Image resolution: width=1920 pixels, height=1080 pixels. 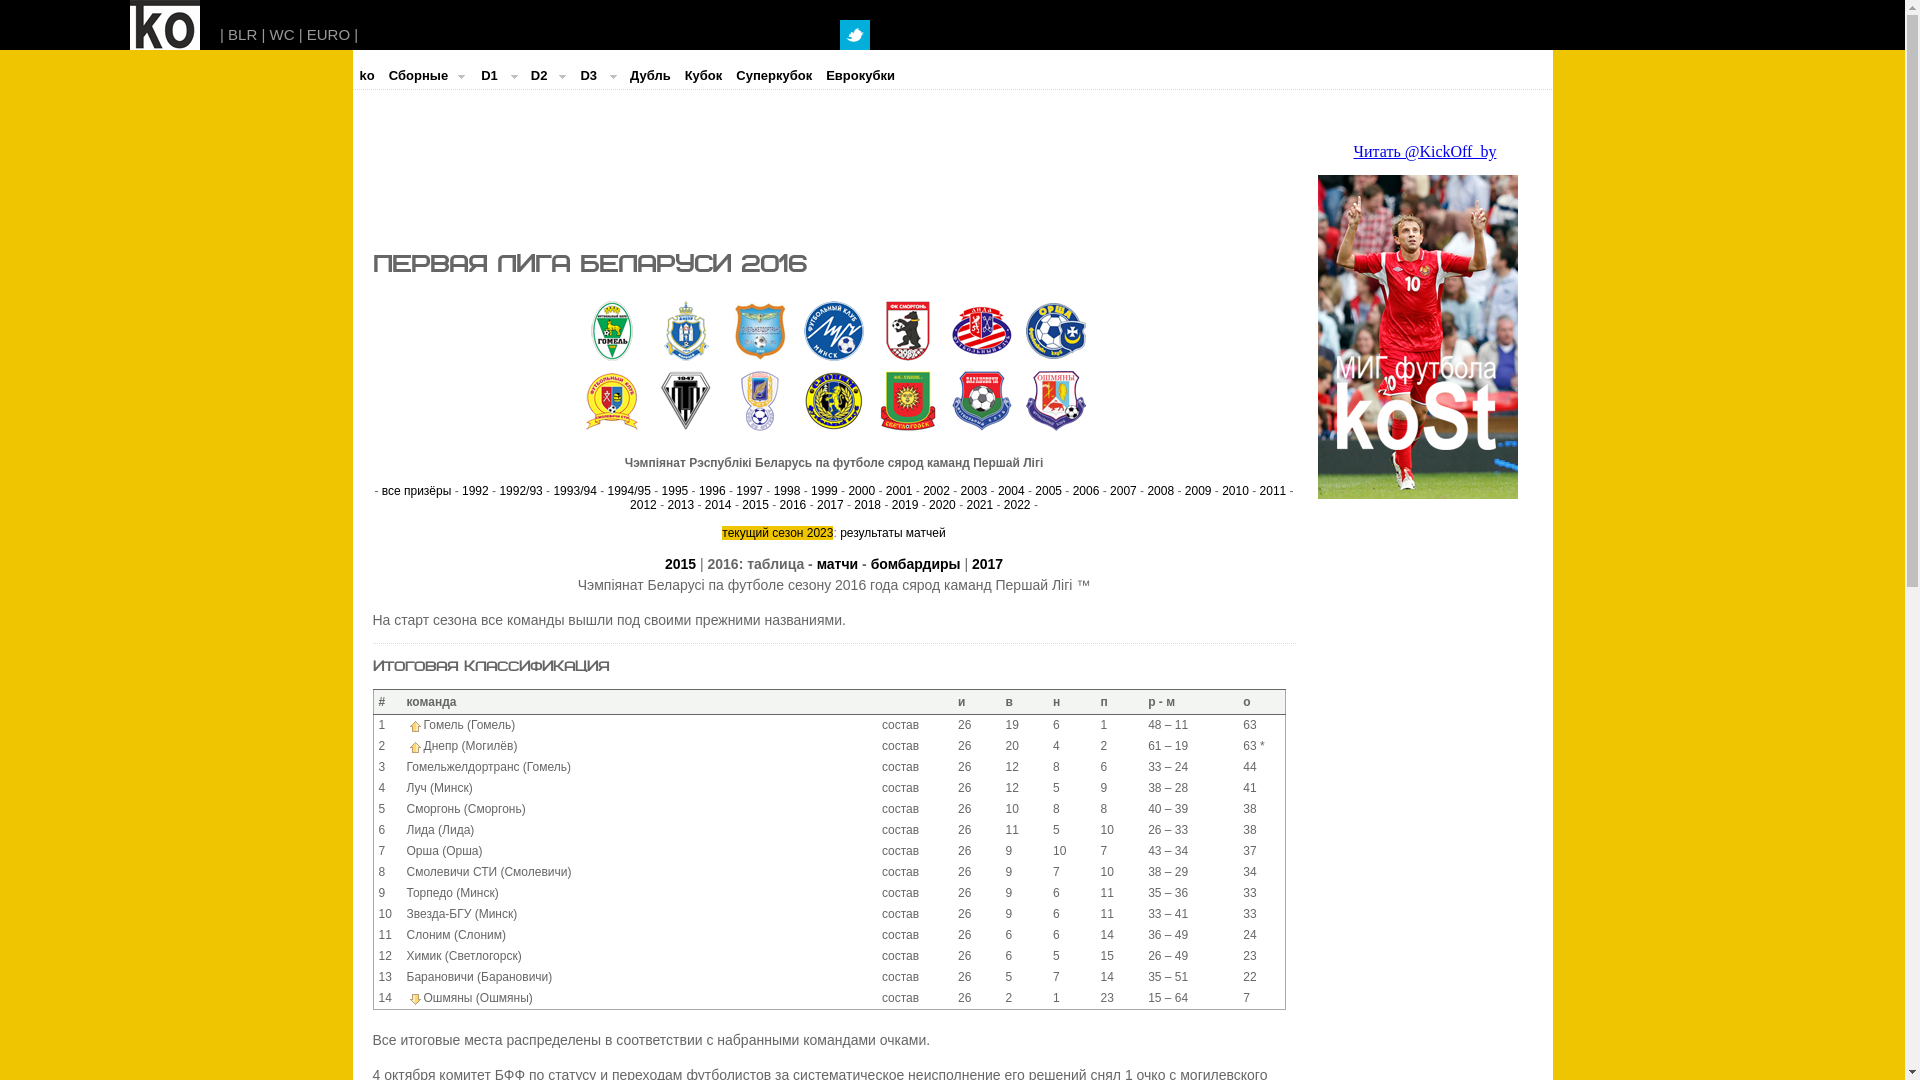 I want to click on '2011', so click(x=1272, y=490).